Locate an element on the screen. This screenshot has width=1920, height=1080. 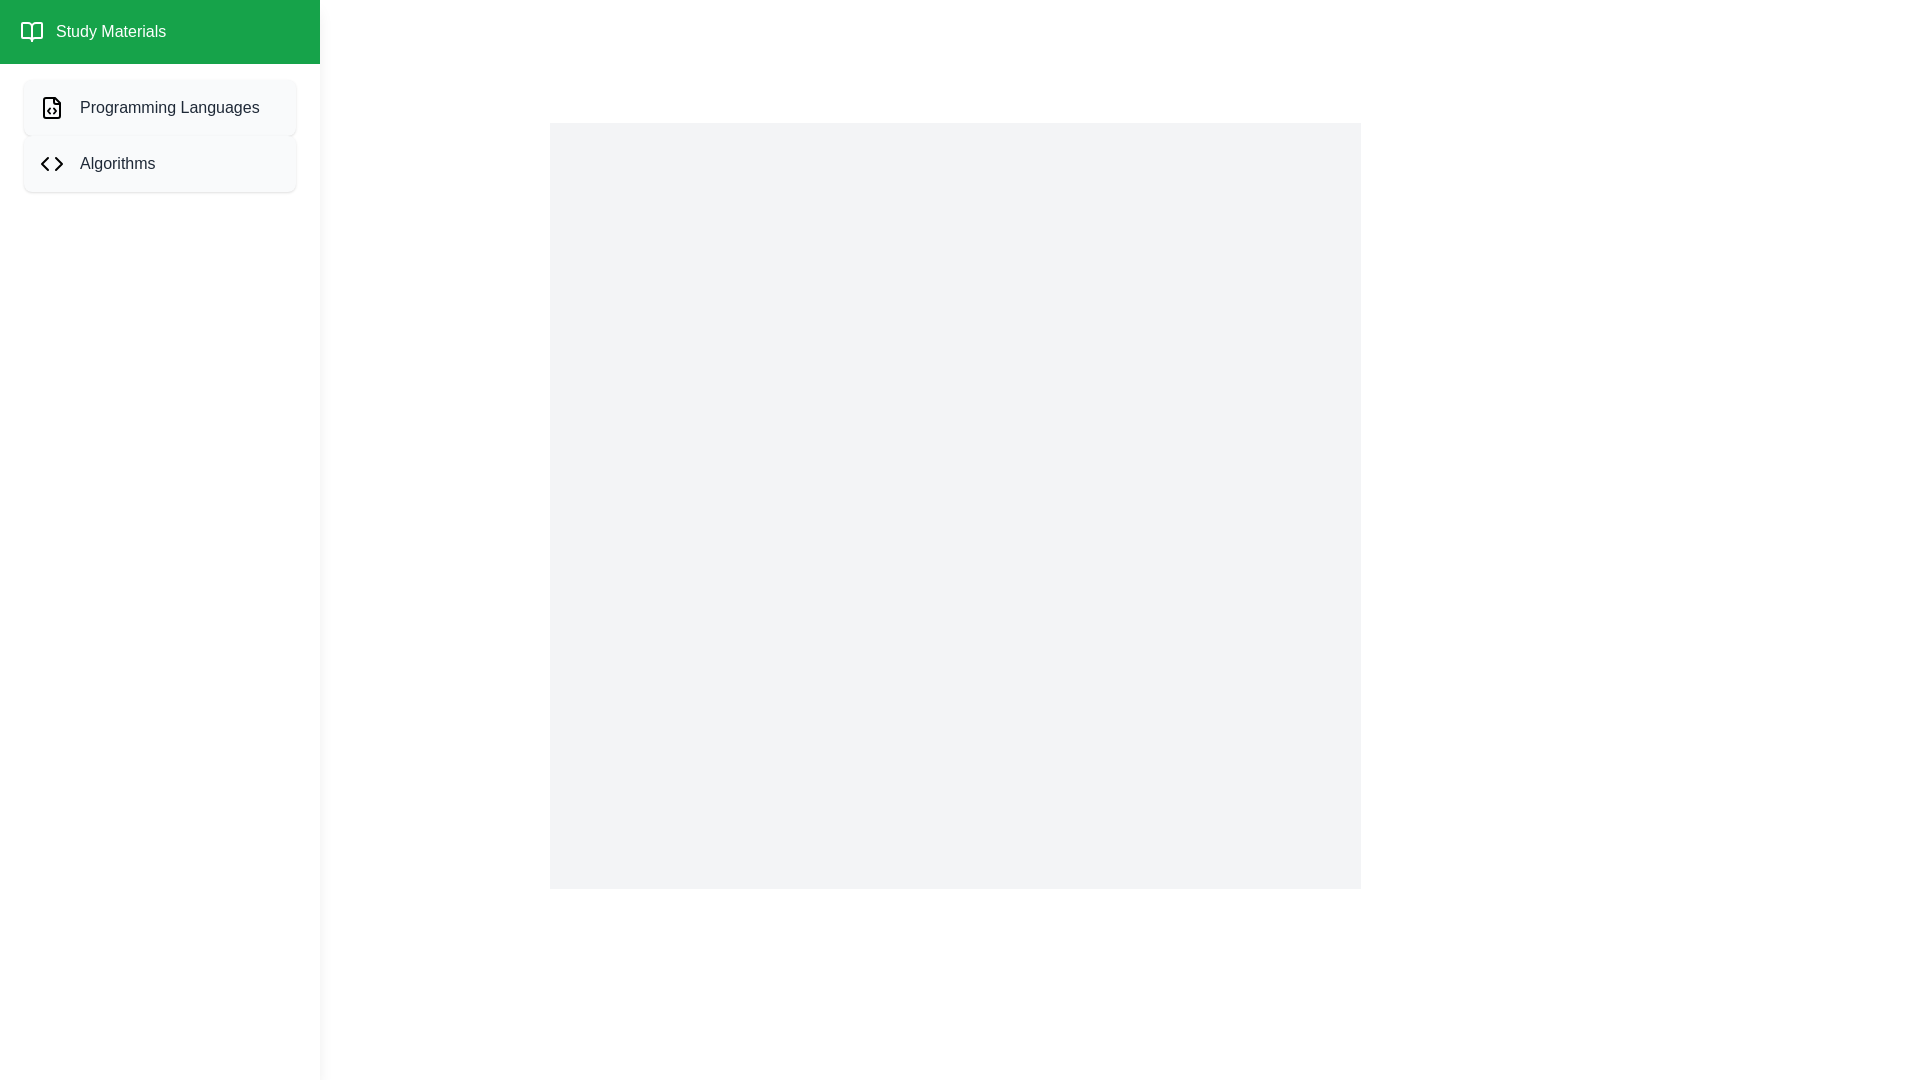
toggle button to change the drawer's visibility is located at coordinates (39, 39).